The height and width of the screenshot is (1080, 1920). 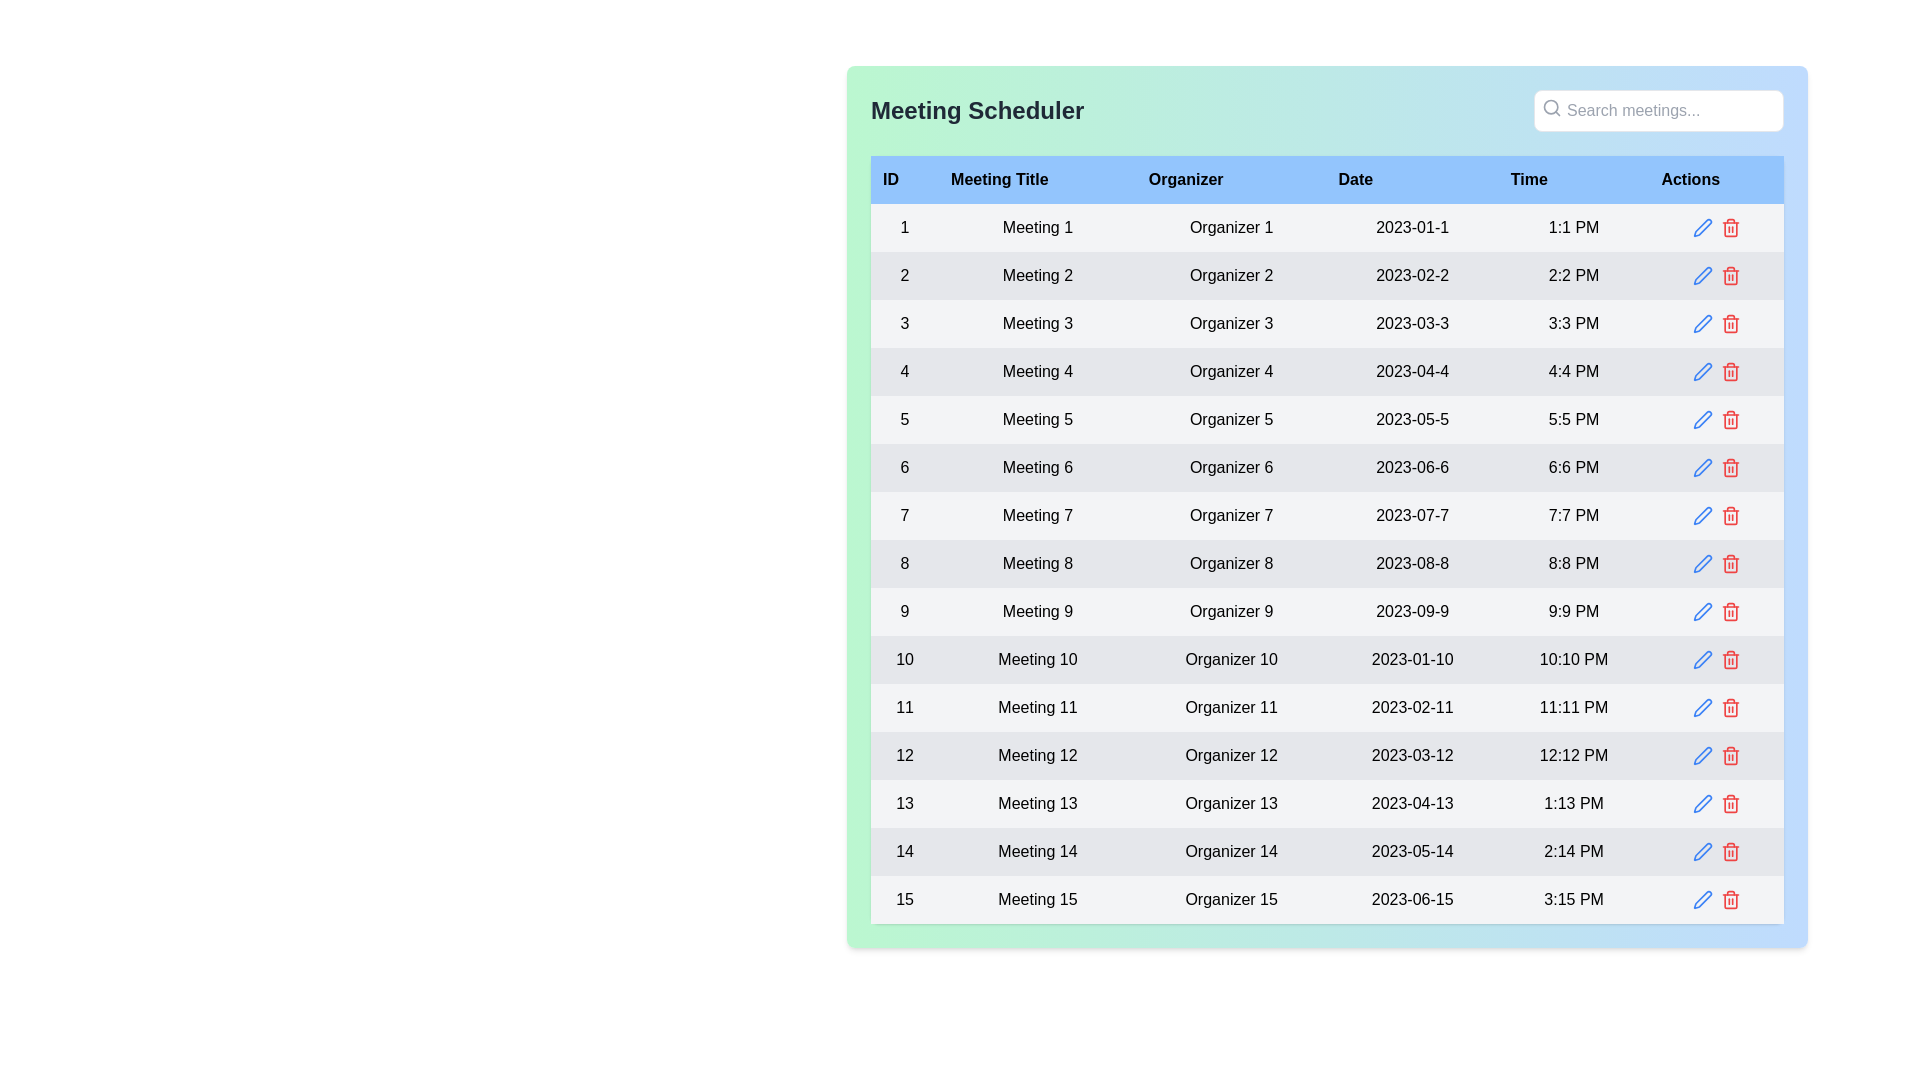 I want to click on the delete button located, so click(x=1729, y=323).